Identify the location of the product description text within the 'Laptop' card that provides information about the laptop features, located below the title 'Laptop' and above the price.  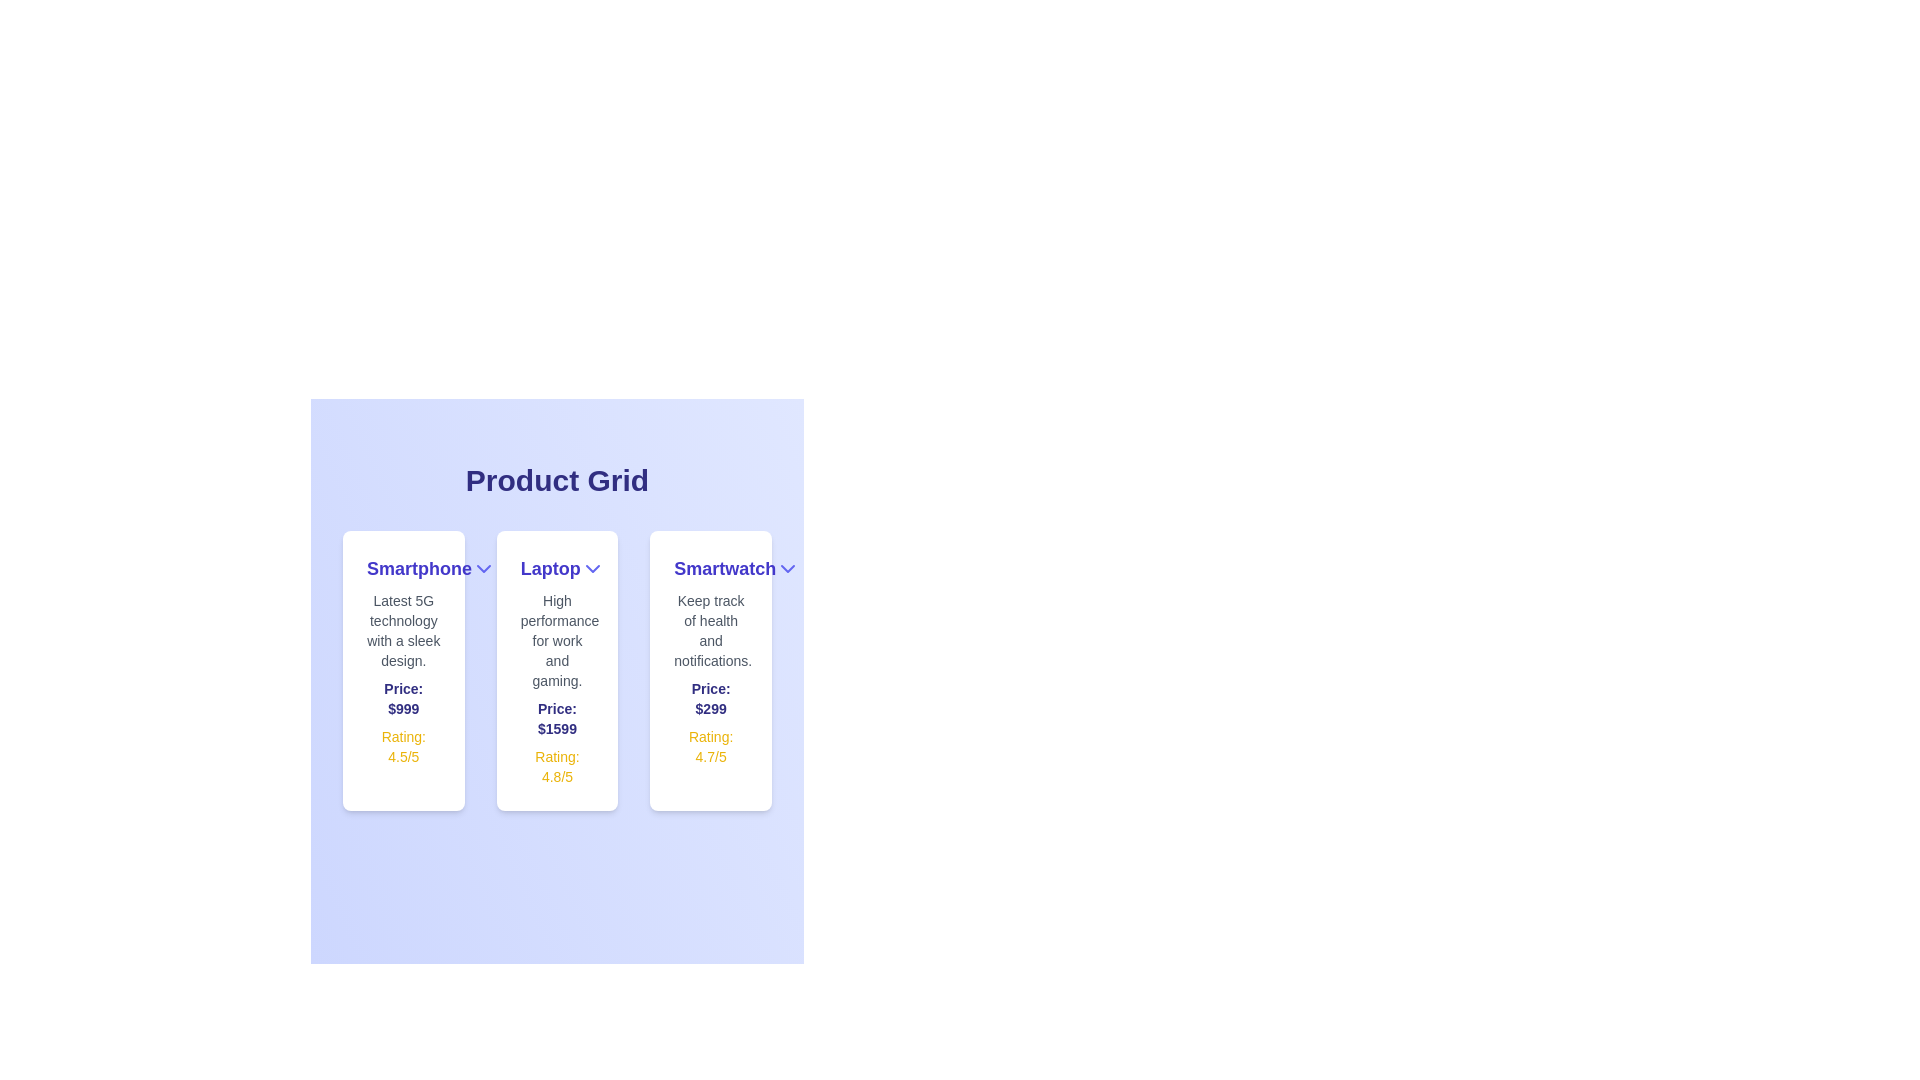
(557, 640).